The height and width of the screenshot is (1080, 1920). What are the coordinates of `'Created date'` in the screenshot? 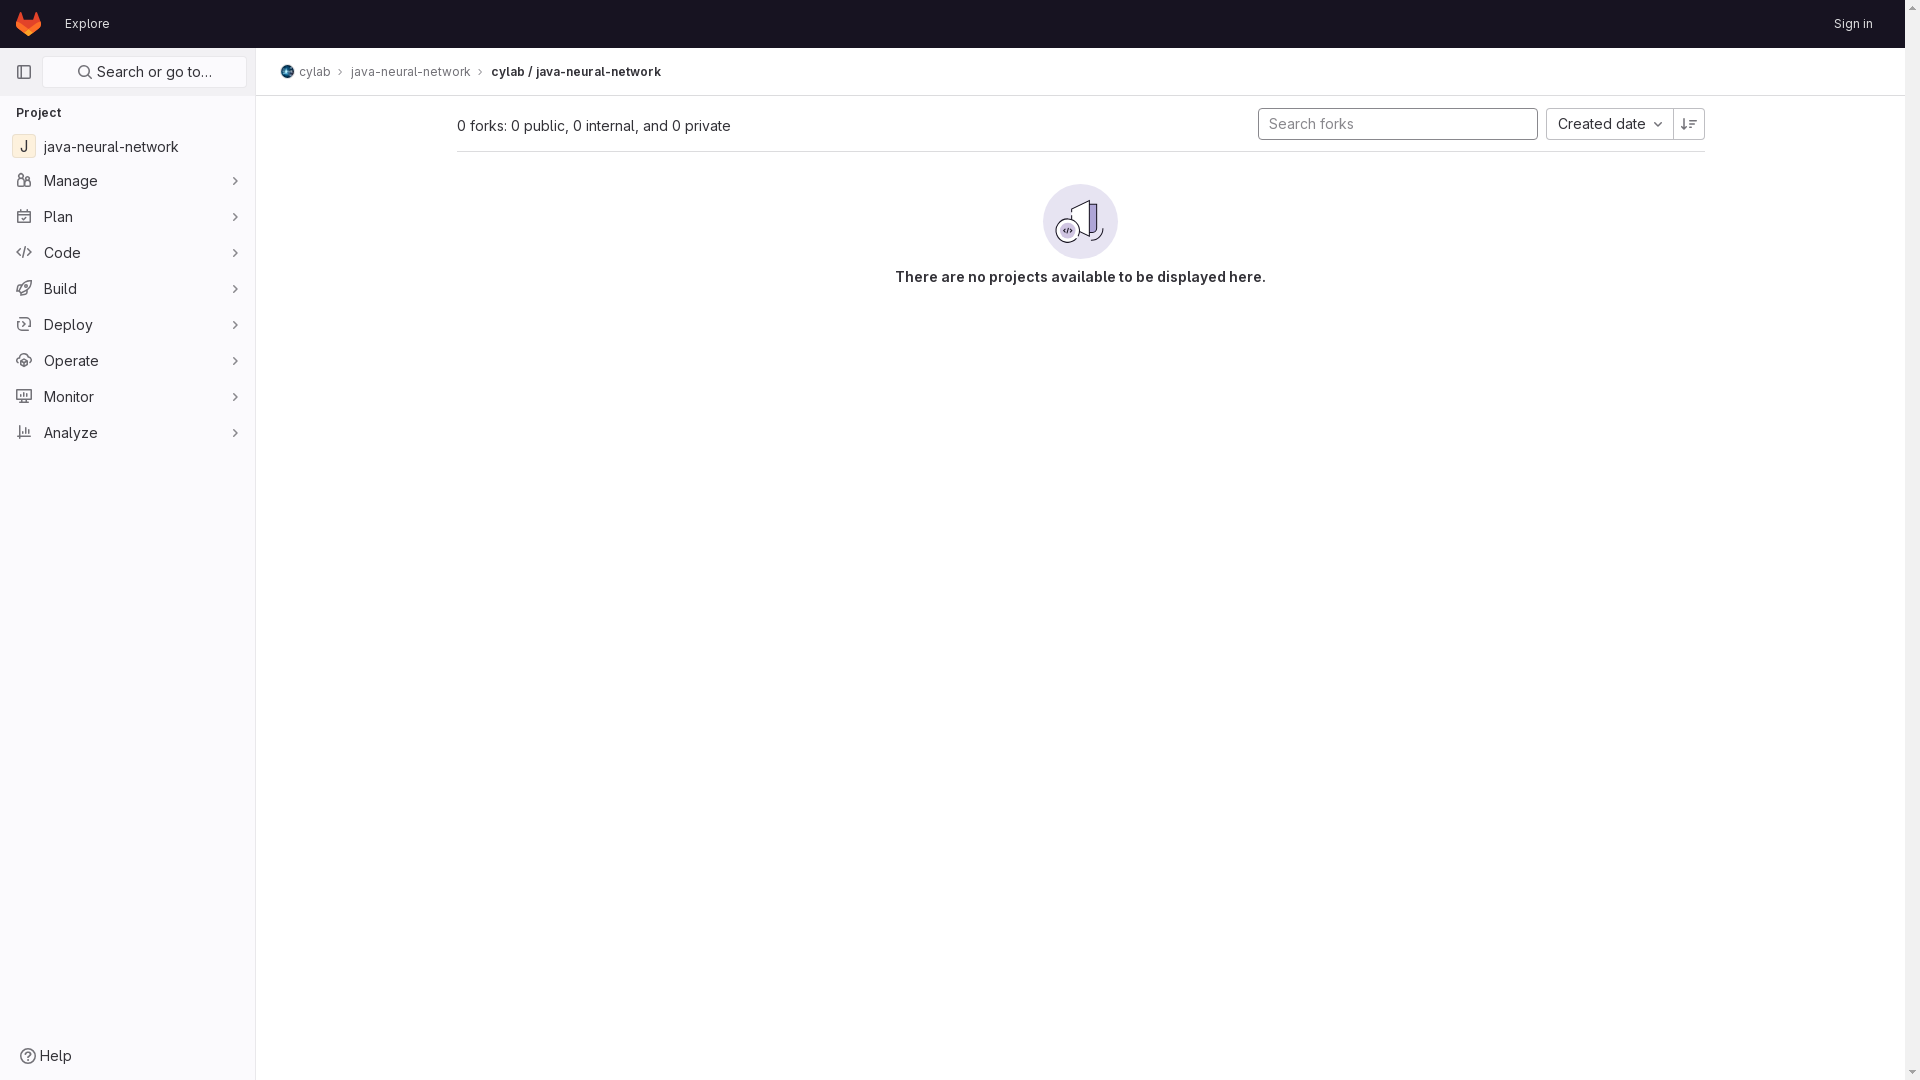 It's located at (1609, 123).